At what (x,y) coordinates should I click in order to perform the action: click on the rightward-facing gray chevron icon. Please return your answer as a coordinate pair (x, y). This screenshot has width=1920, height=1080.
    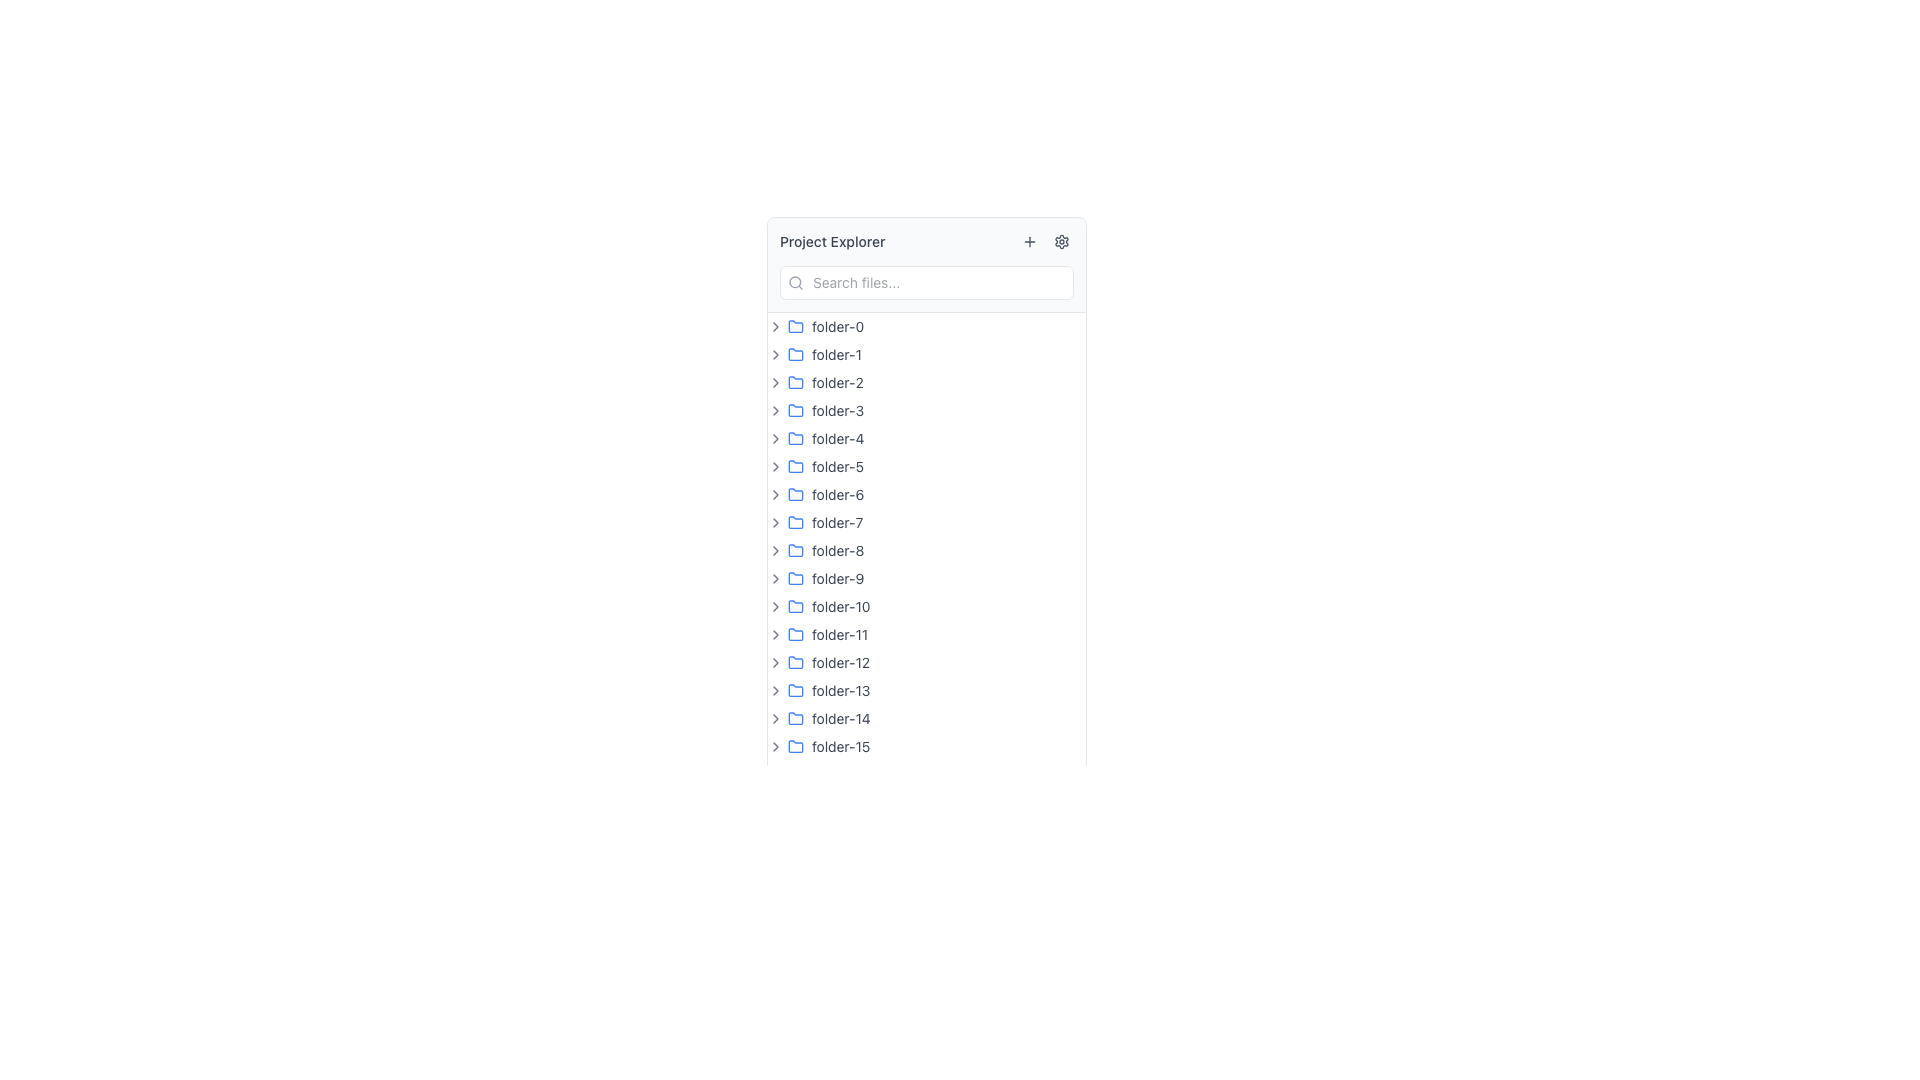
    Looking at the image, I should click on (775, 438).